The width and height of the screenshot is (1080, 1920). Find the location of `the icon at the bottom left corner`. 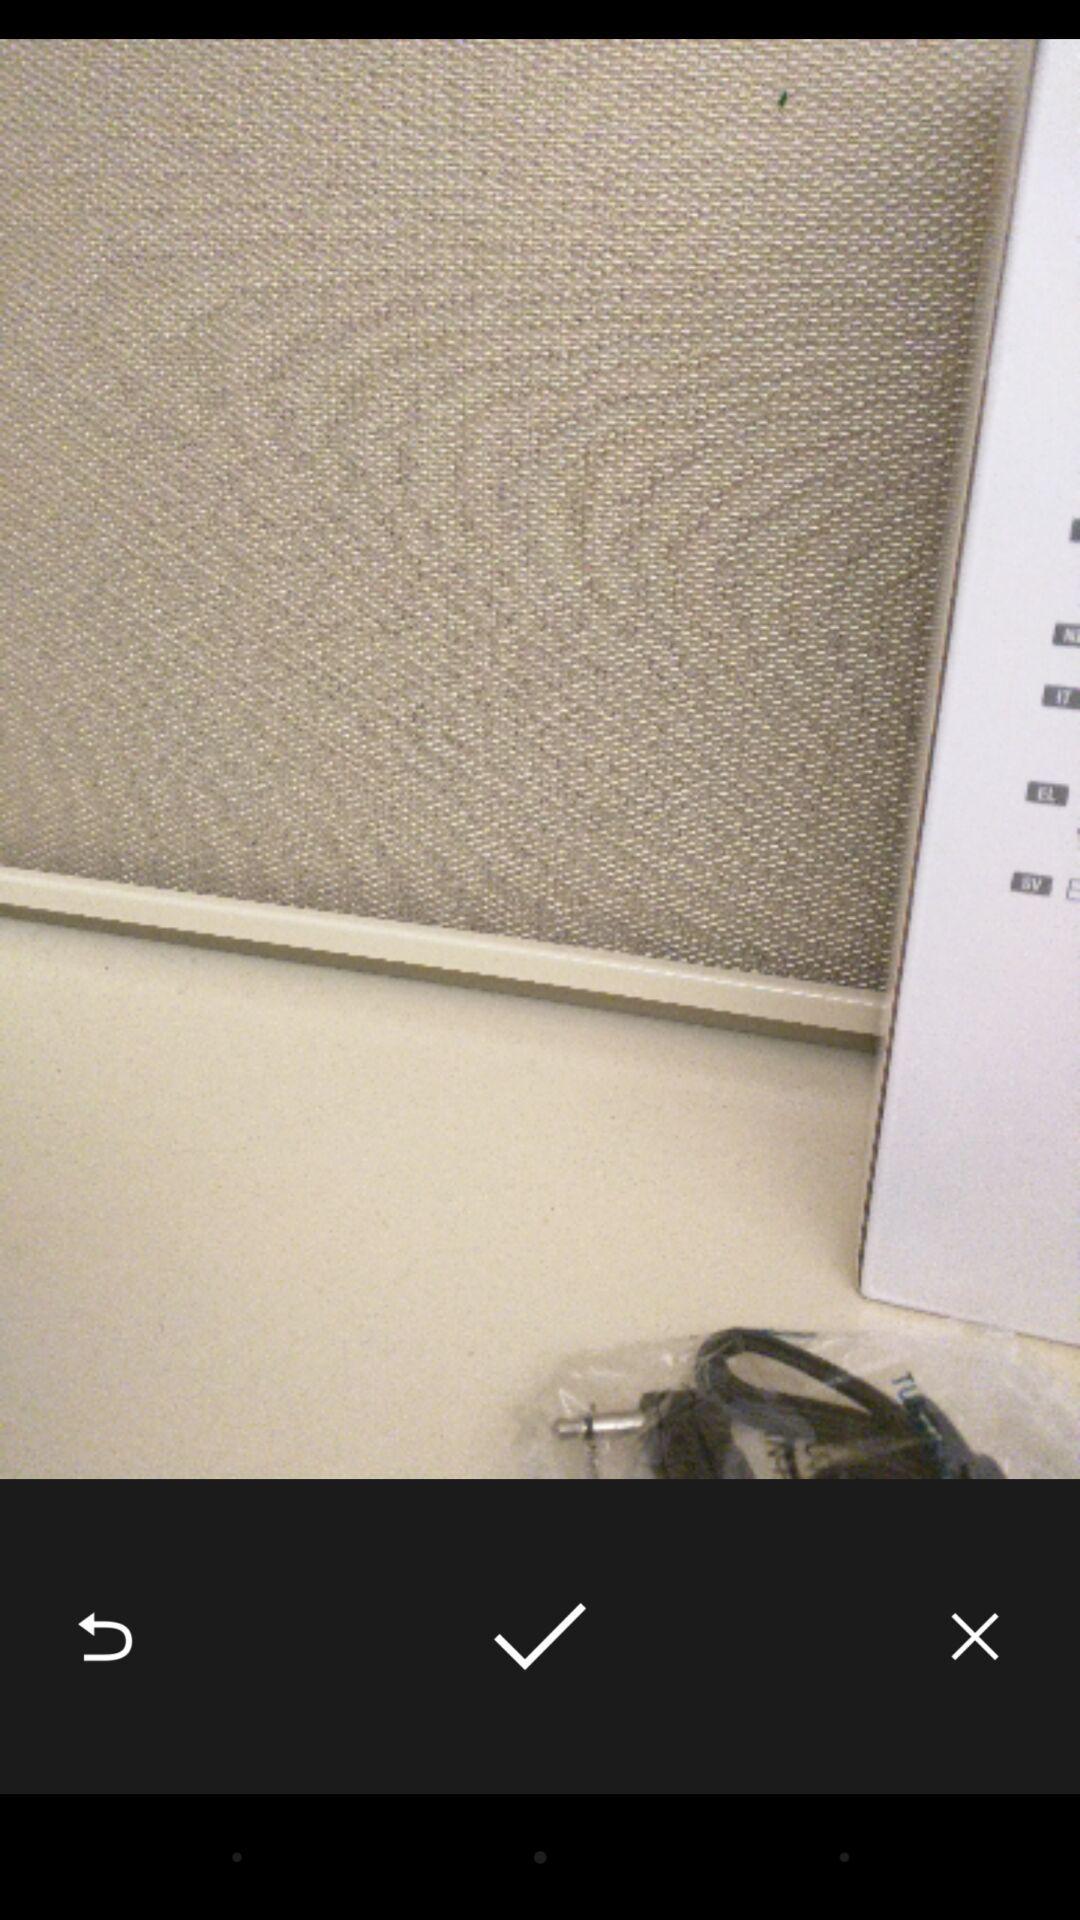

the icon at the bottom left corner is located at coordinates (104, 1636).